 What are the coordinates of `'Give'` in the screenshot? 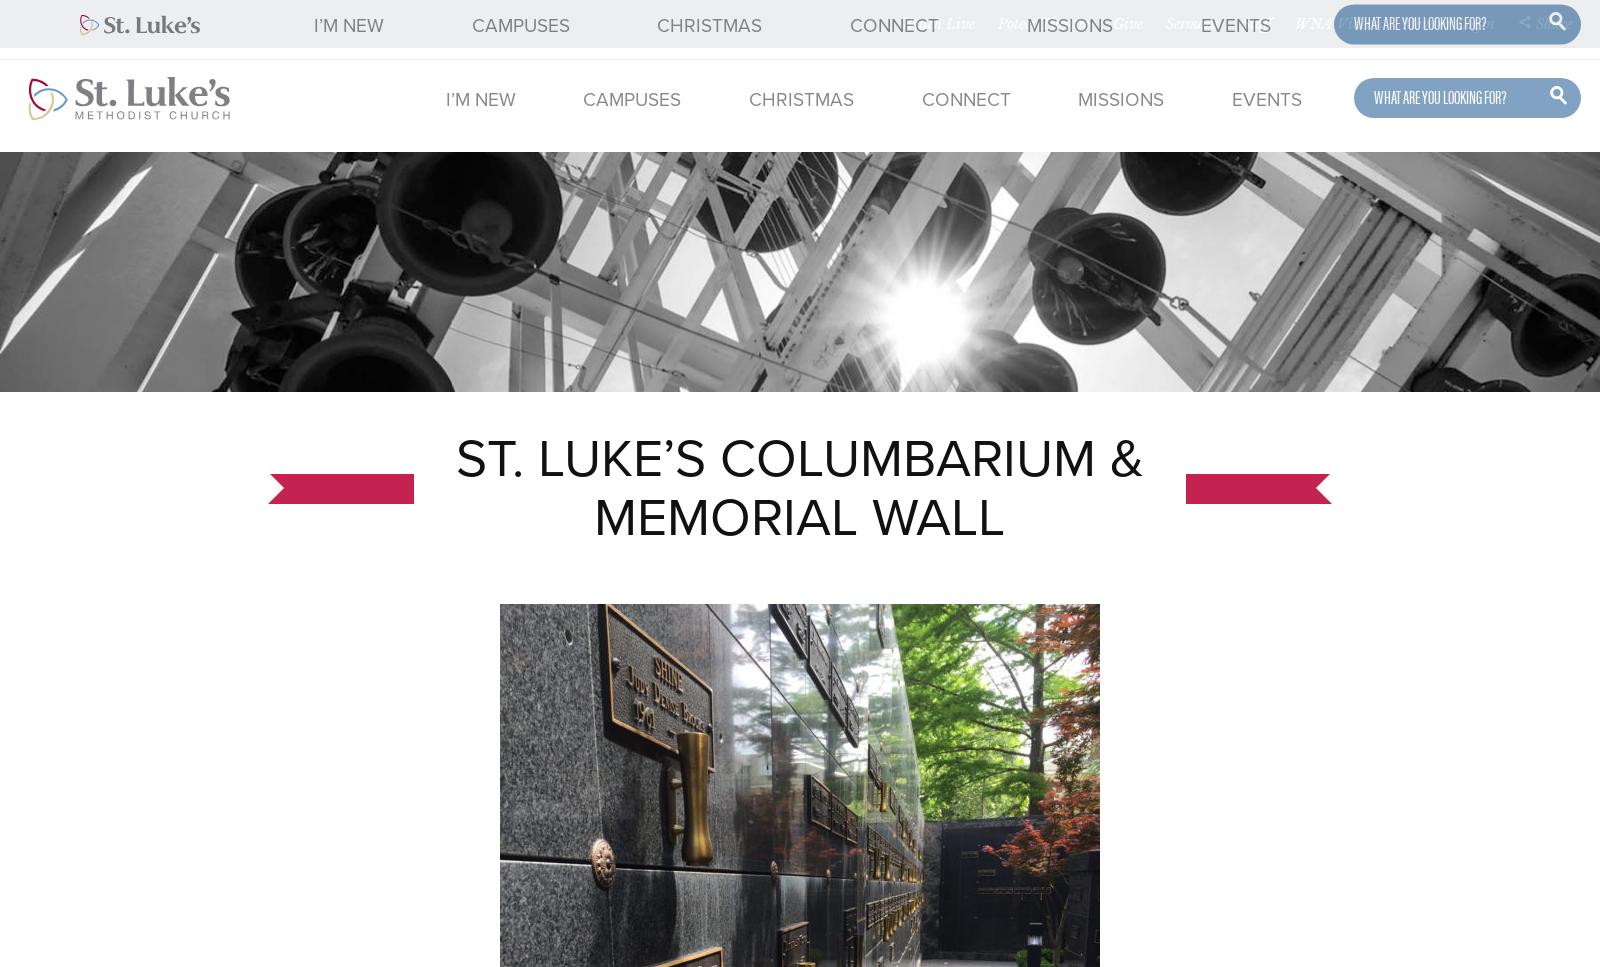 It's located at (1112, 23).